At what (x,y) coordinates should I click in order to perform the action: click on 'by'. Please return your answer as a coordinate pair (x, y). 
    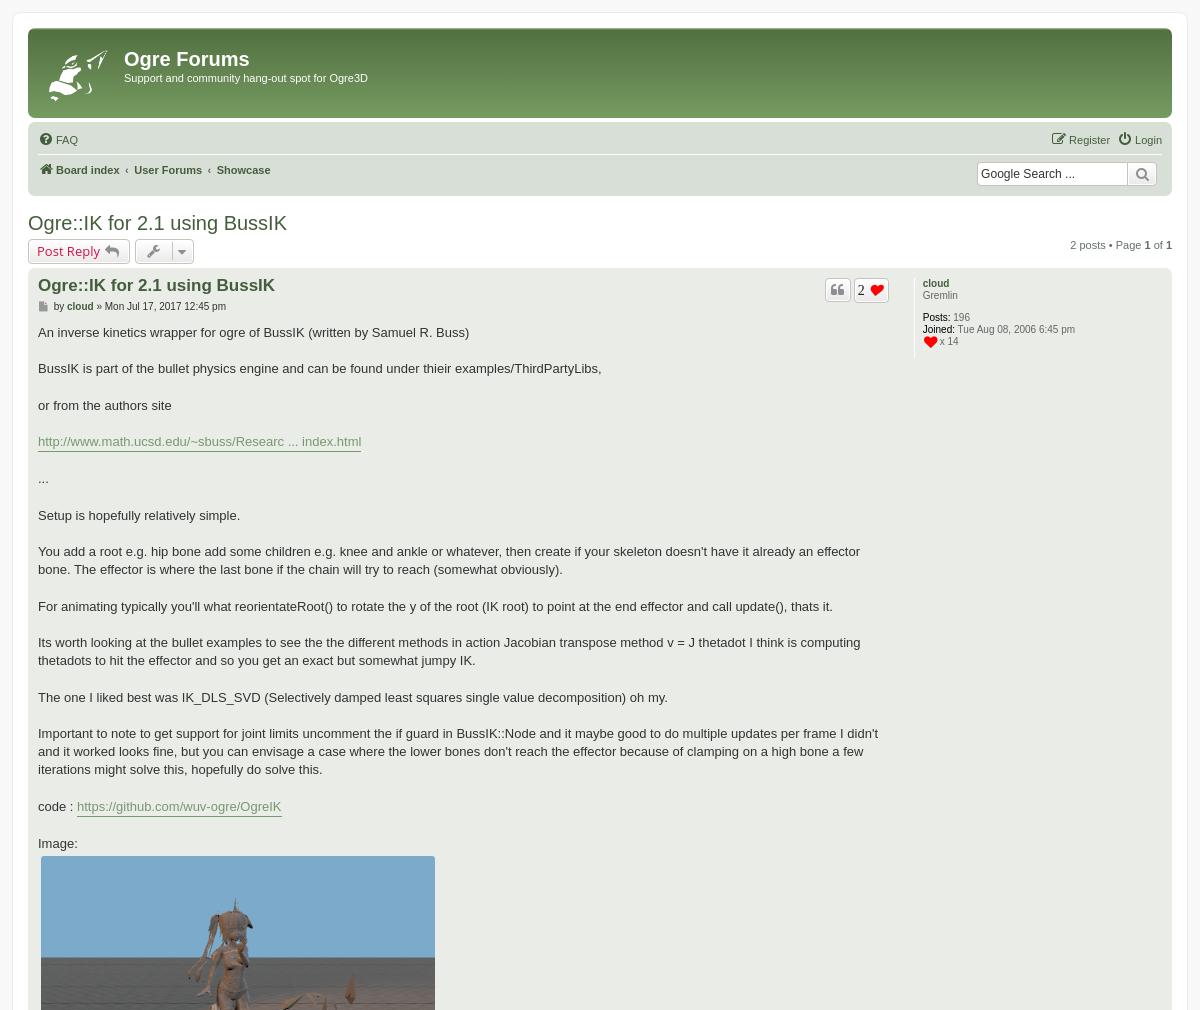
    Looking at the image, I should click on (59, 305).